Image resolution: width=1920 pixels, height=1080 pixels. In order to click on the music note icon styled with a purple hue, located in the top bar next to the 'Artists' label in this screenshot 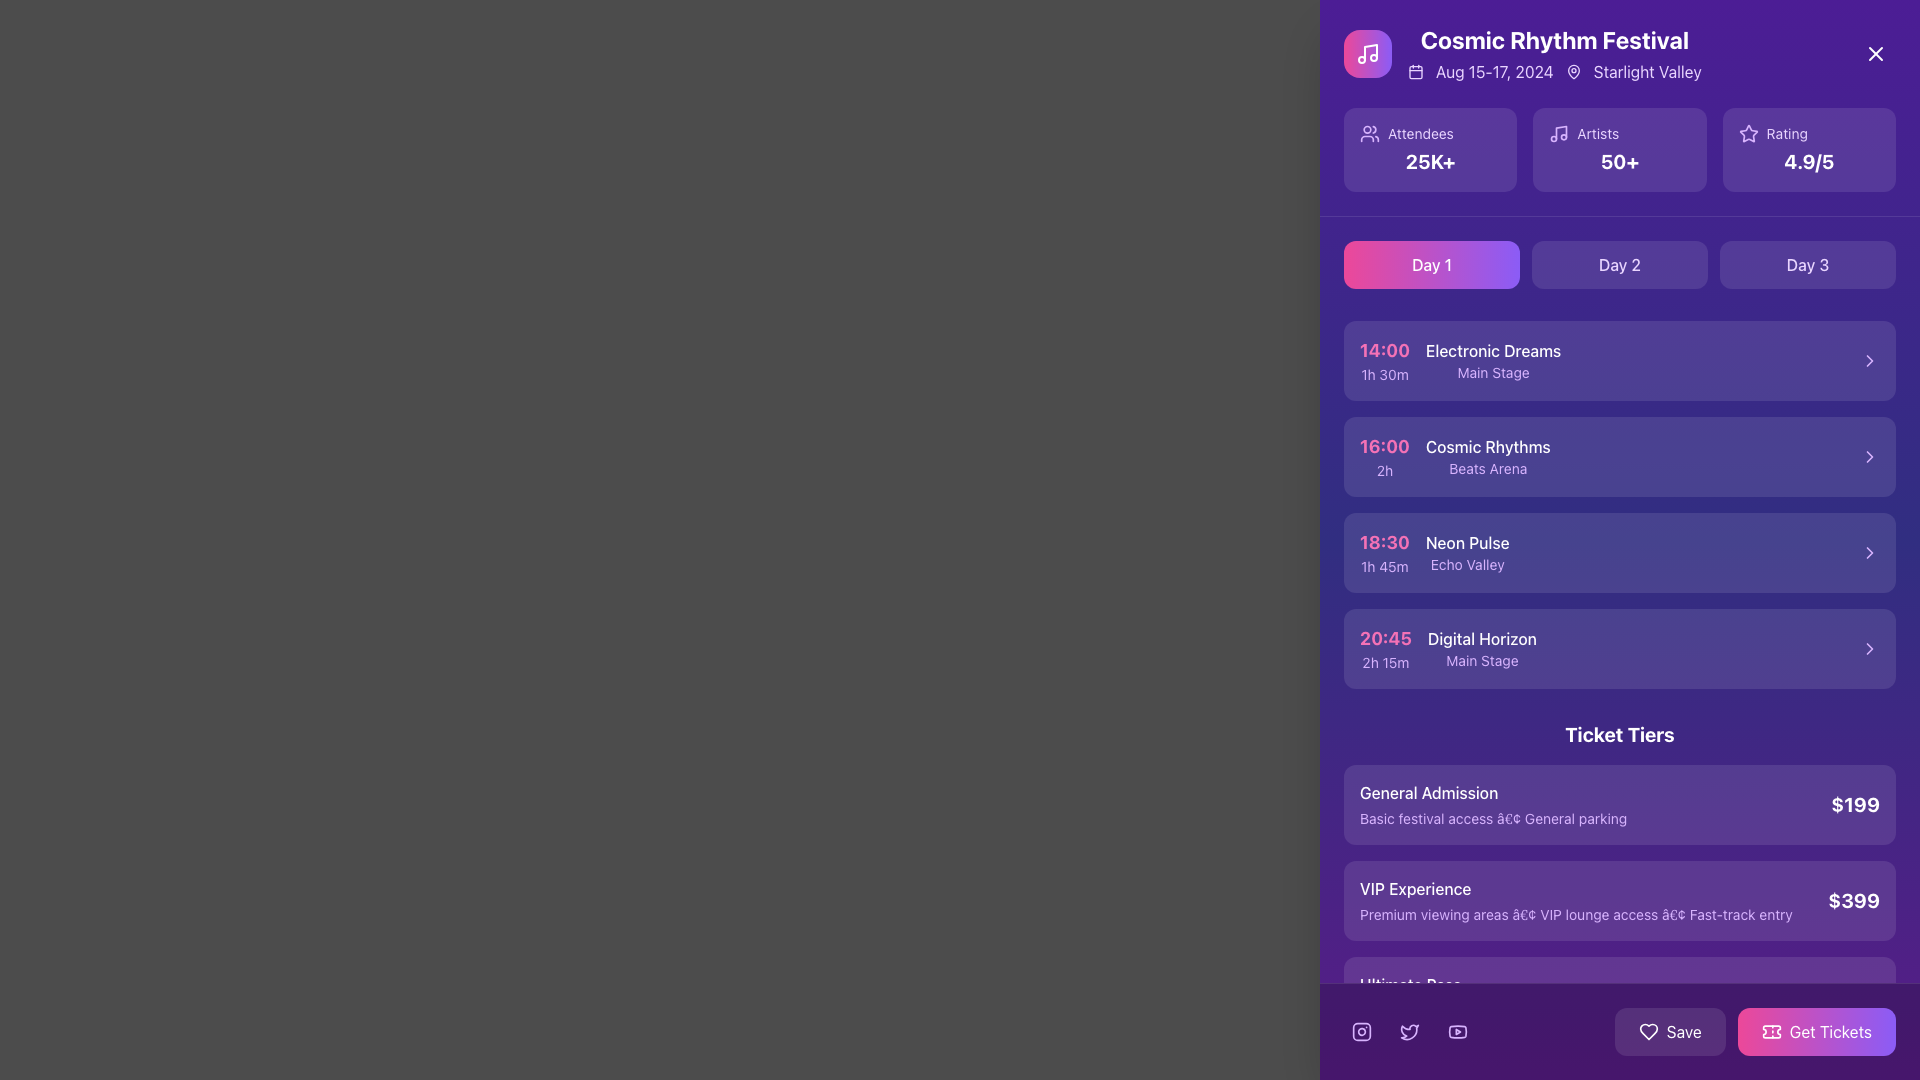, I will do `click(1558, 134)`.